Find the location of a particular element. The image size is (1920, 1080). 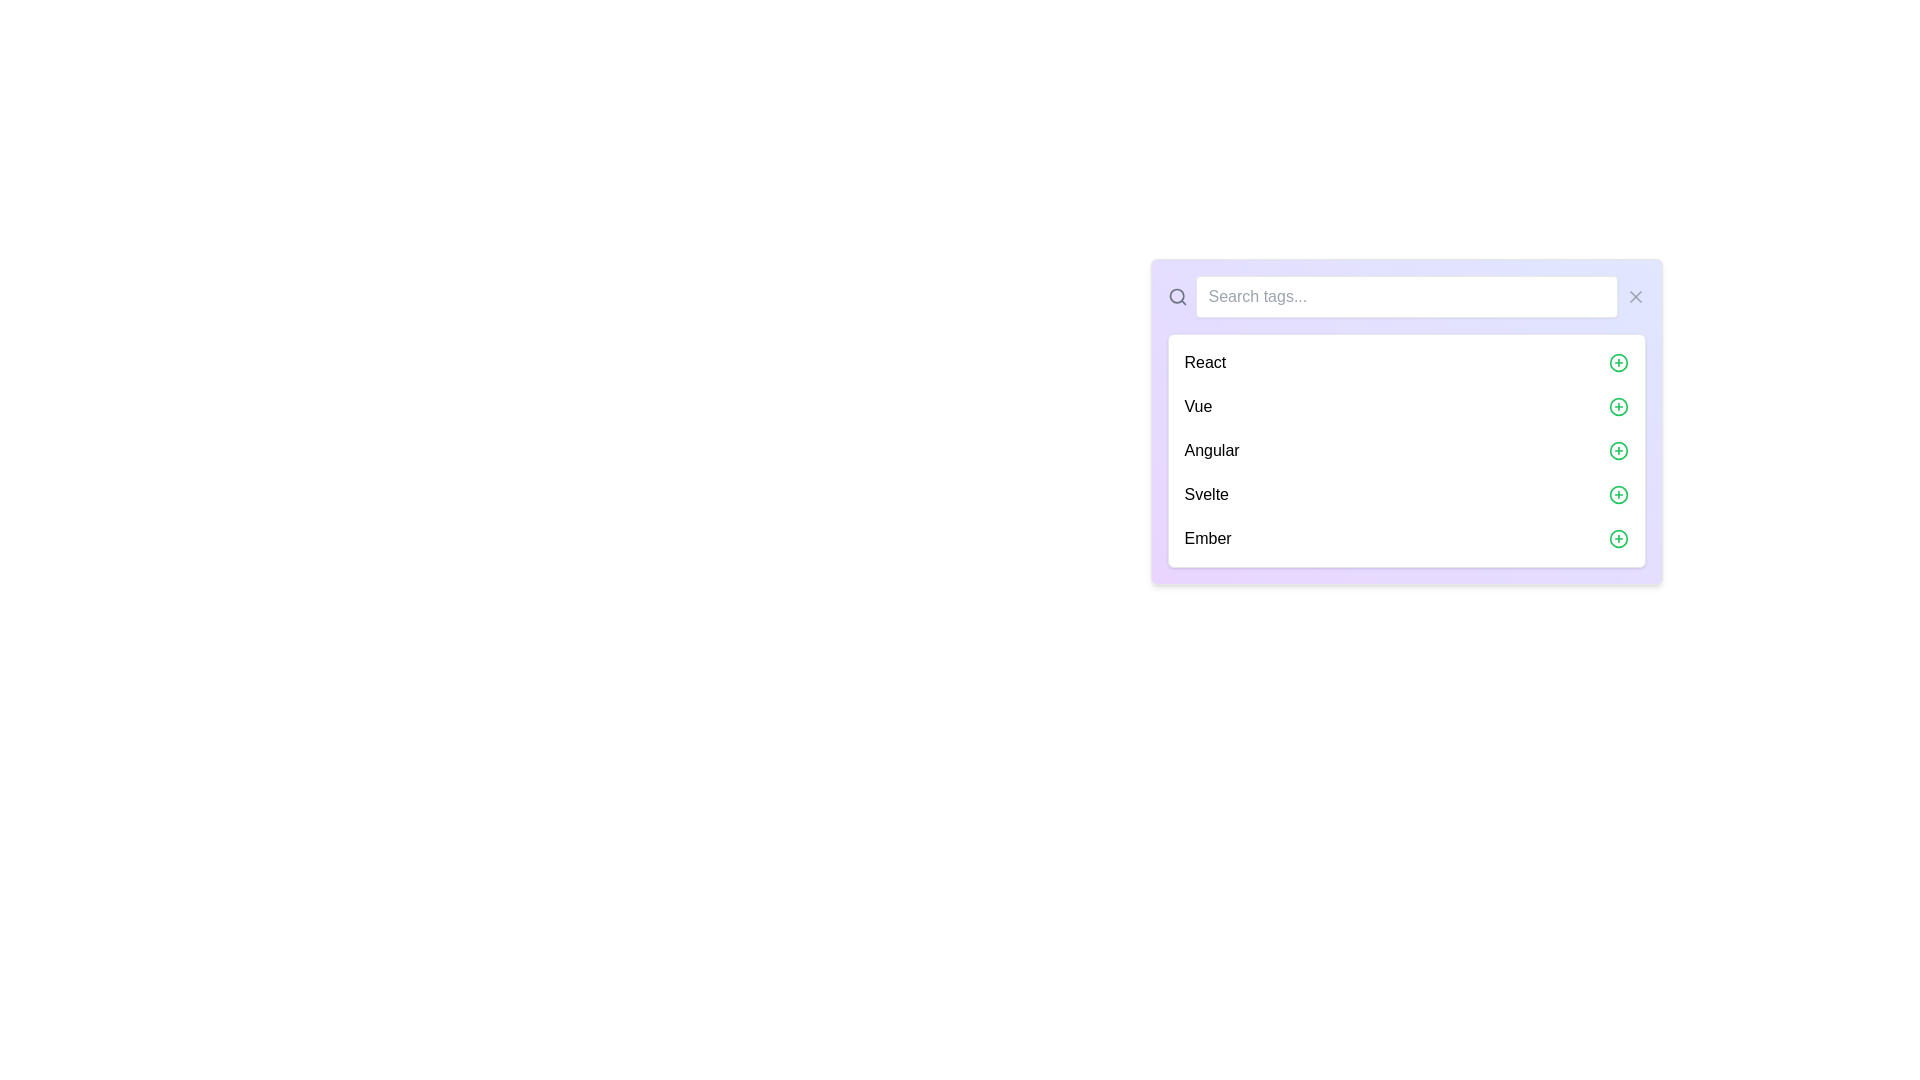

the circular '+' icon with a green outline located at the rightmost side of the 'Svelte' row in the vertical list of options is located at coordinates (1618, 494).